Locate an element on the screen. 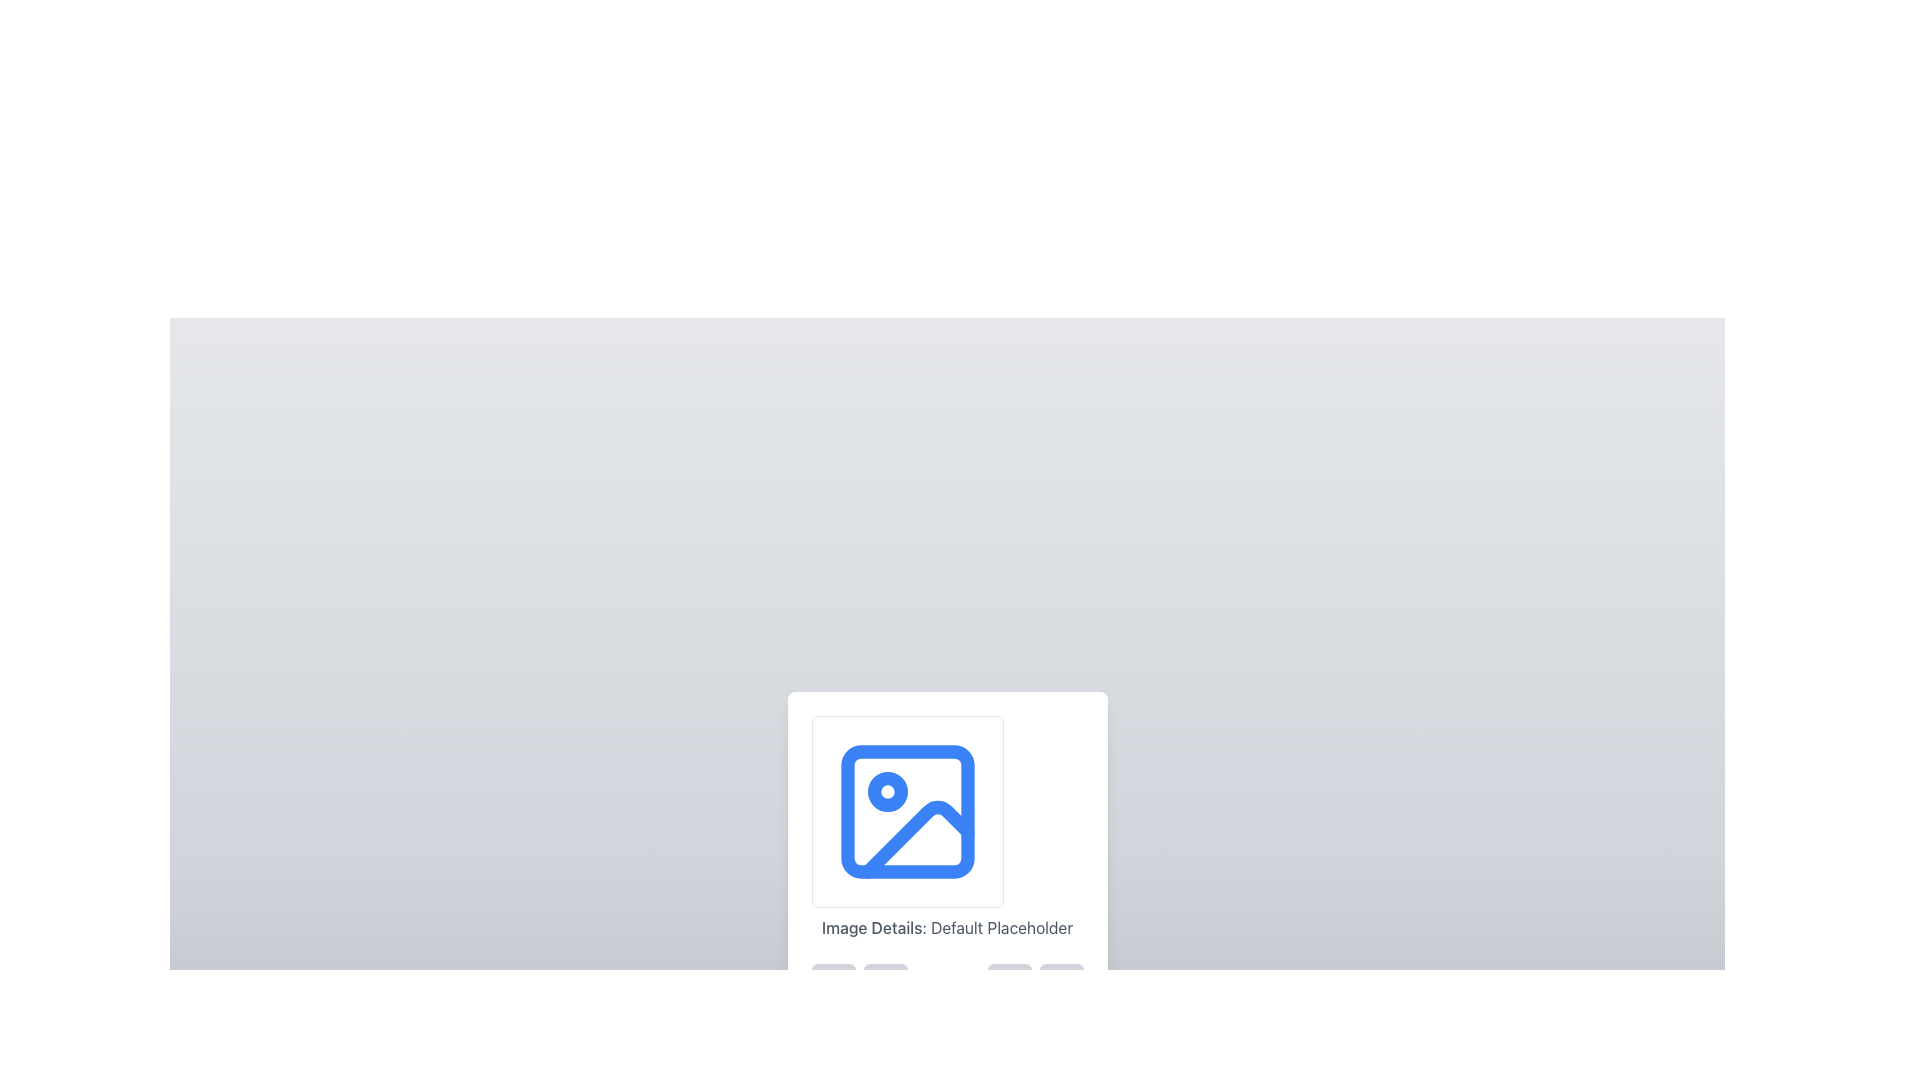 This screenshot has width=1920, height=1080. the button located to the right within a horizontal arrangement of similar elements, slightly below the center of the application interface is located at coordinates (1060, 981).